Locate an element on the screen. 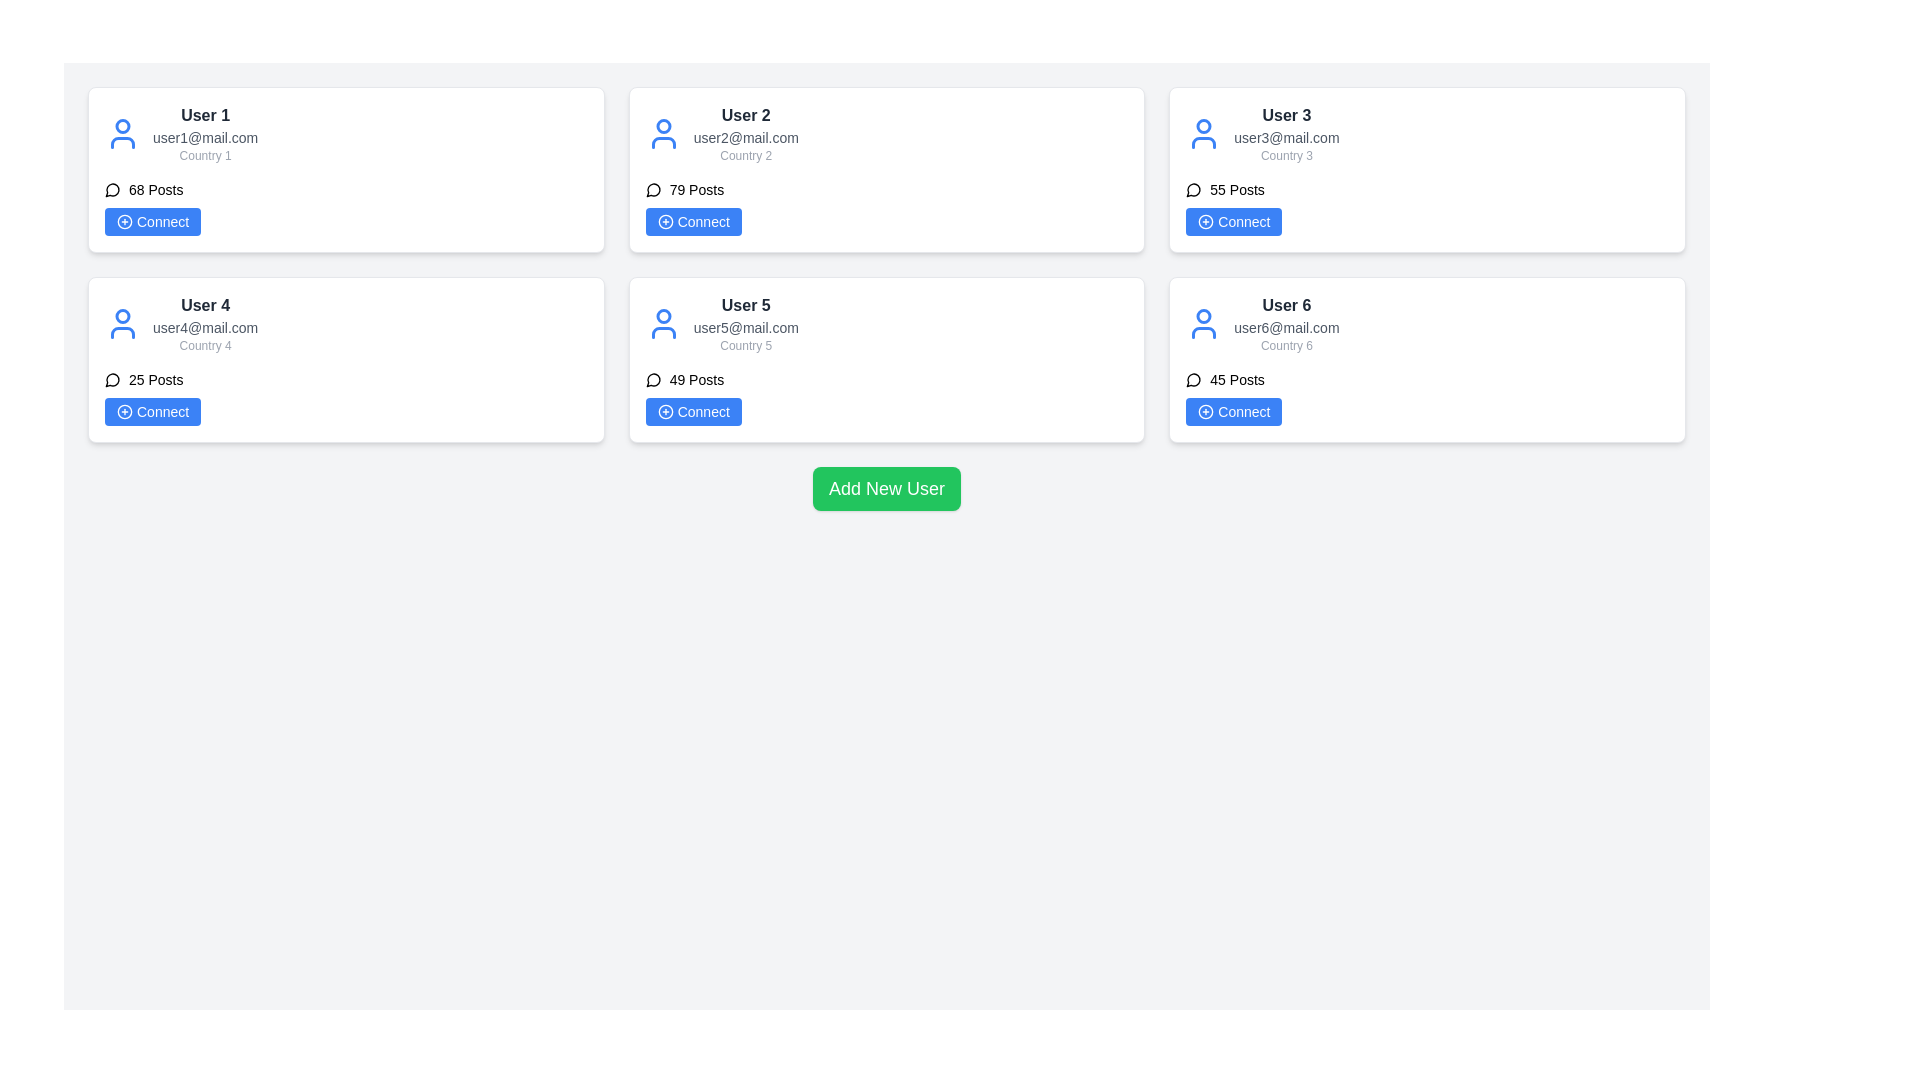 The height and width of the screenshot is (1080, 1920). the static text label displaying the number of posts associated with 'User 2', which is located under the email 'user2@mail.com' and to the right of the speech bubble icon is located at coordinates (696, 189).